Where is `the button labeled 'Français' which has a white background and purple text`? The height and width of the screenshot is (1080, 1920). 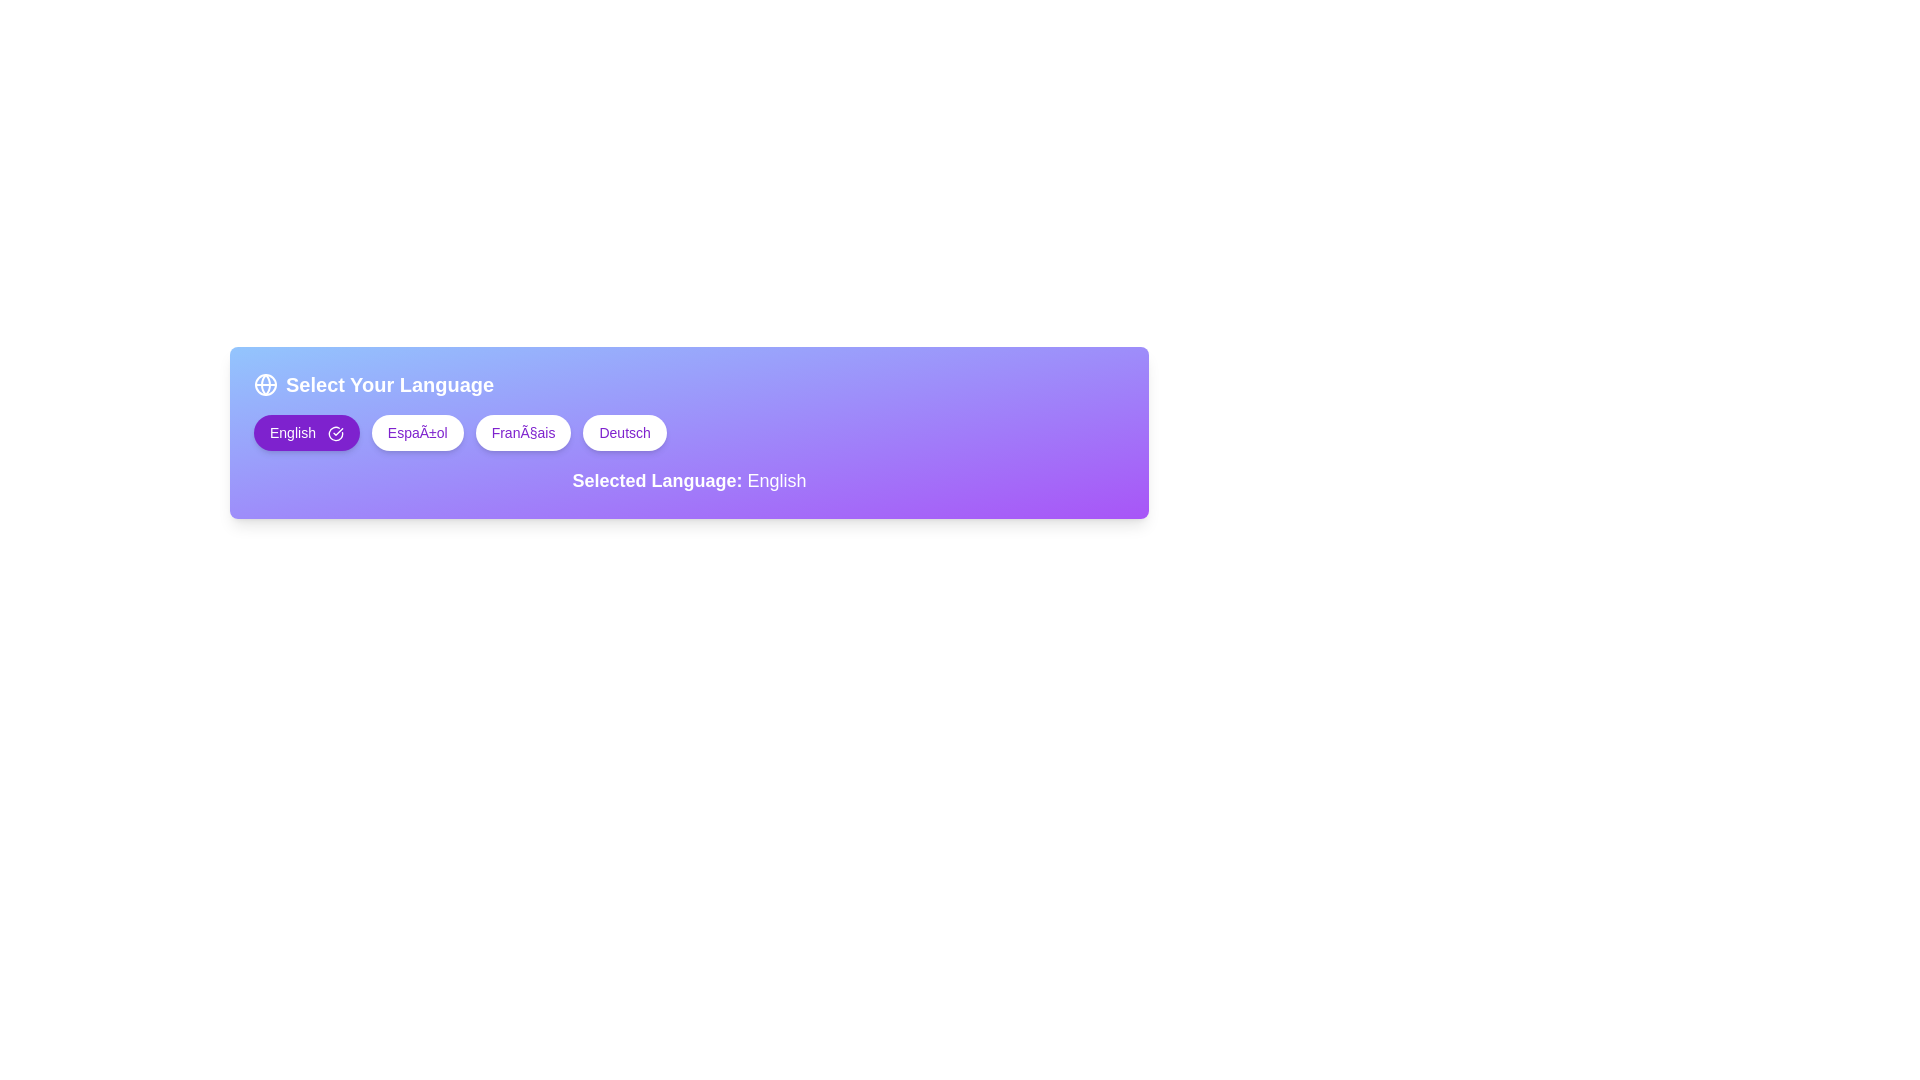 the button labeled 'Français' which has a white background and purple text is located at coordinates (523, 431).